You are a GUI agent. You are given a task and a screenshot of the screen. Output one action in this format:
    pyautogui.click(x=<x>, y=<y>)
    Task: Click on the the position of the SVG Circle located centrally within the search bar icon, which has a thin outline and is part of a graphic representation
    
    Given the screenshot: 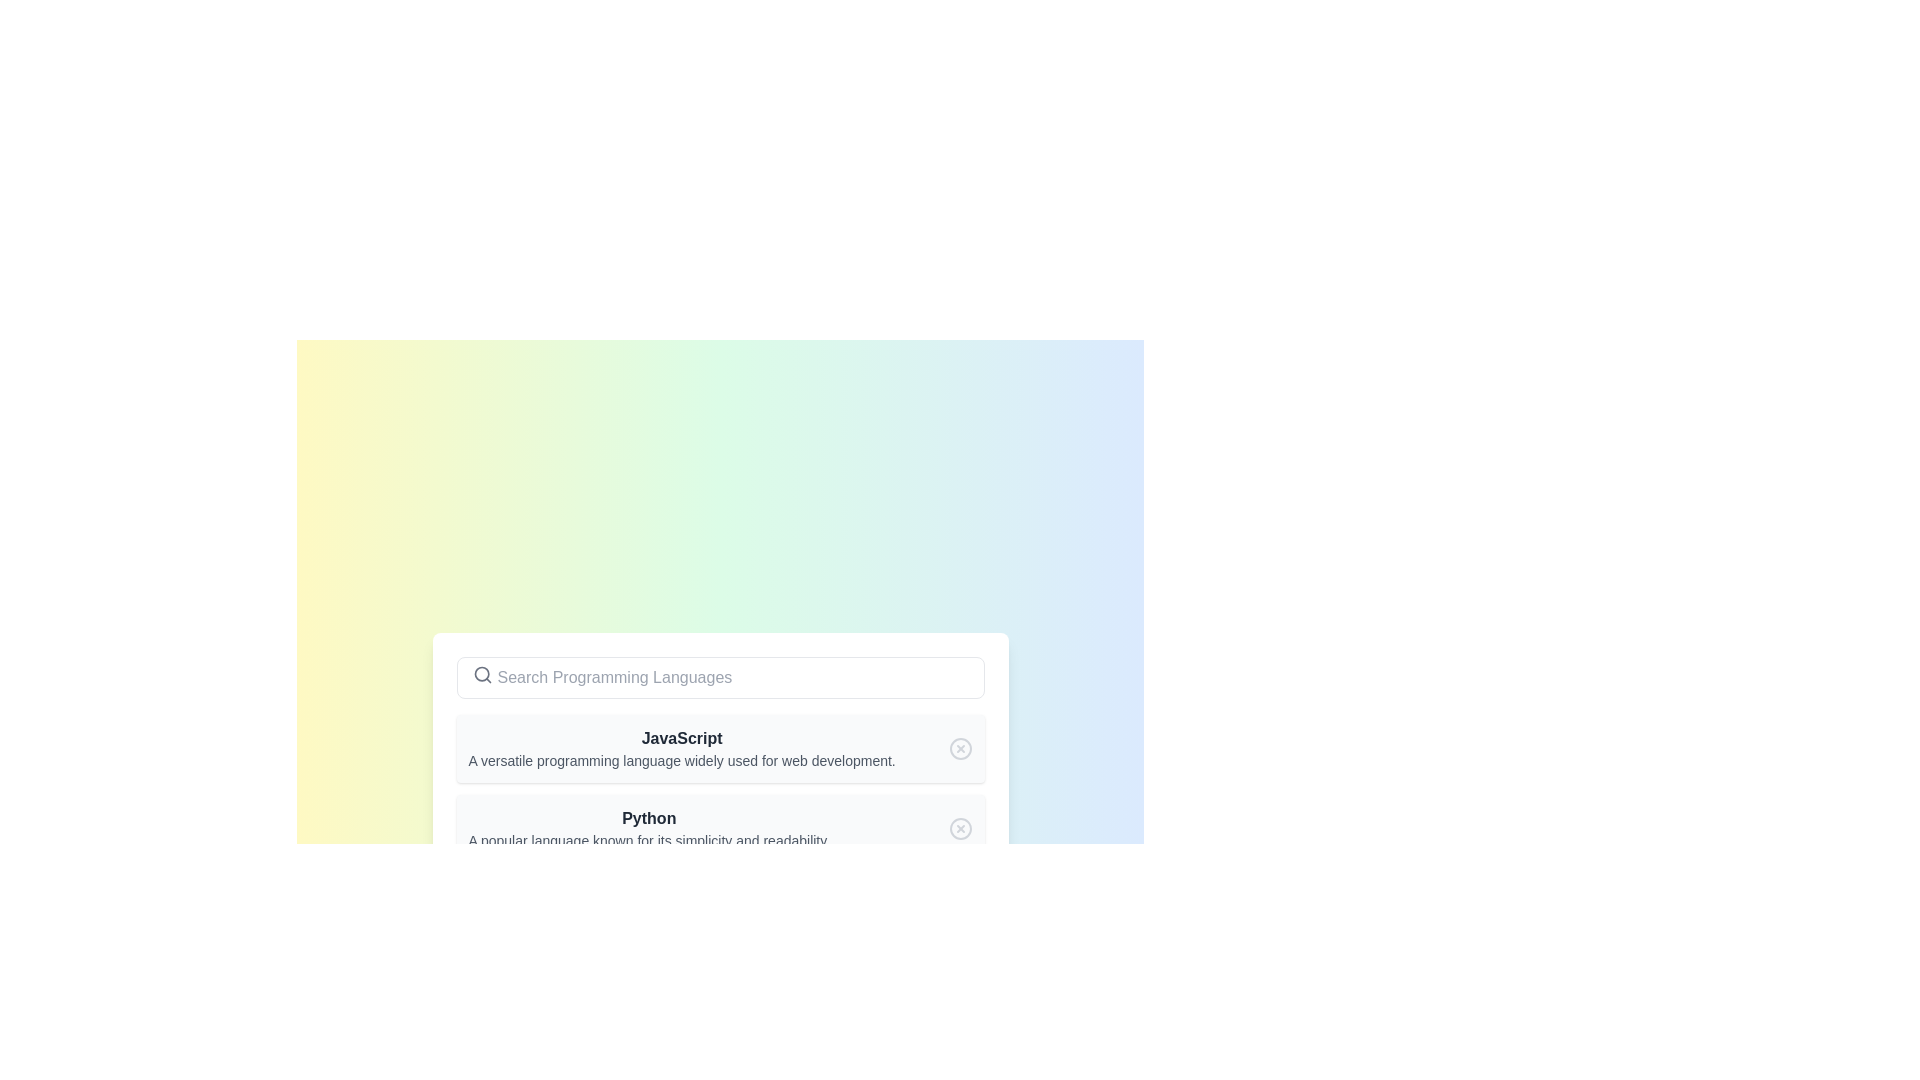 What is the action you would take?
    pyautogui.click(x=481, y=674)
    